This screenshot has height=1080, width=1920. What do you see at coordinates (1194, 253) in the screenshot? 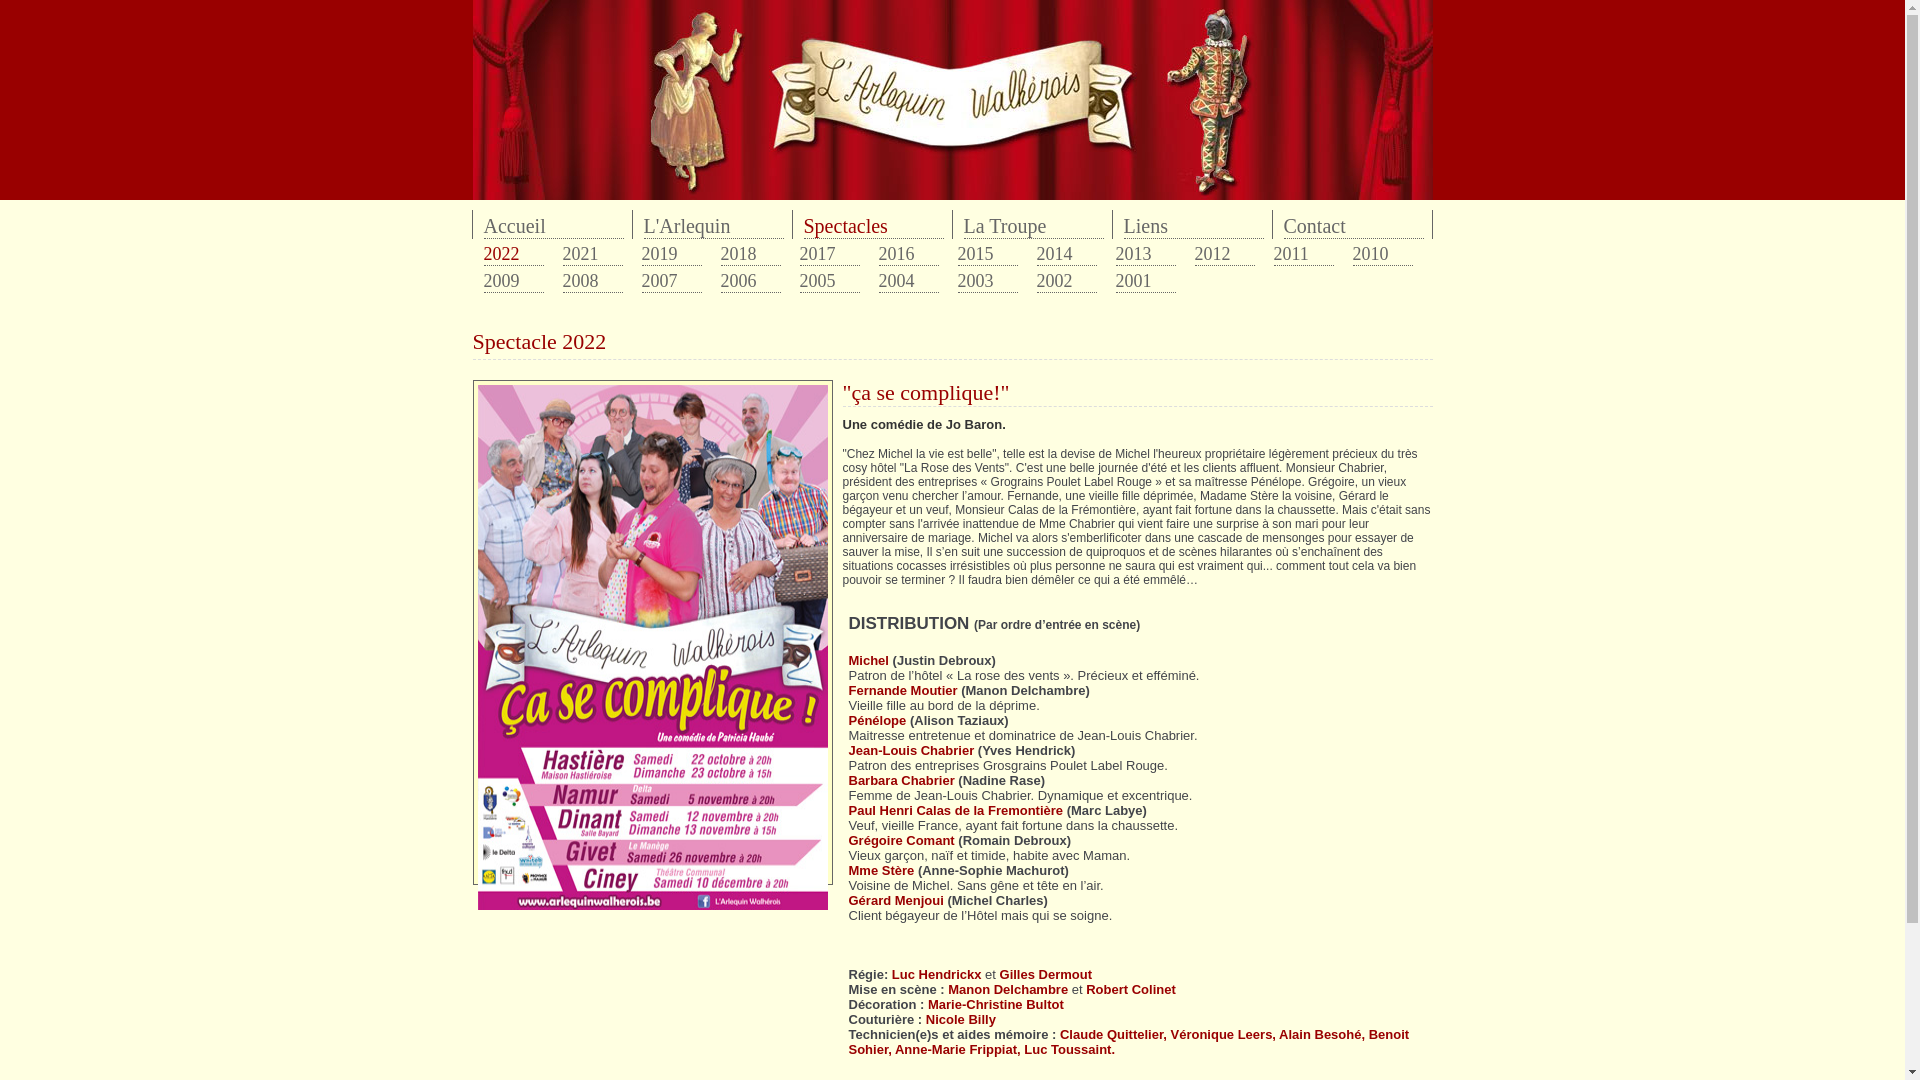
I see `'2012'` at bounding box center [1194, 253].